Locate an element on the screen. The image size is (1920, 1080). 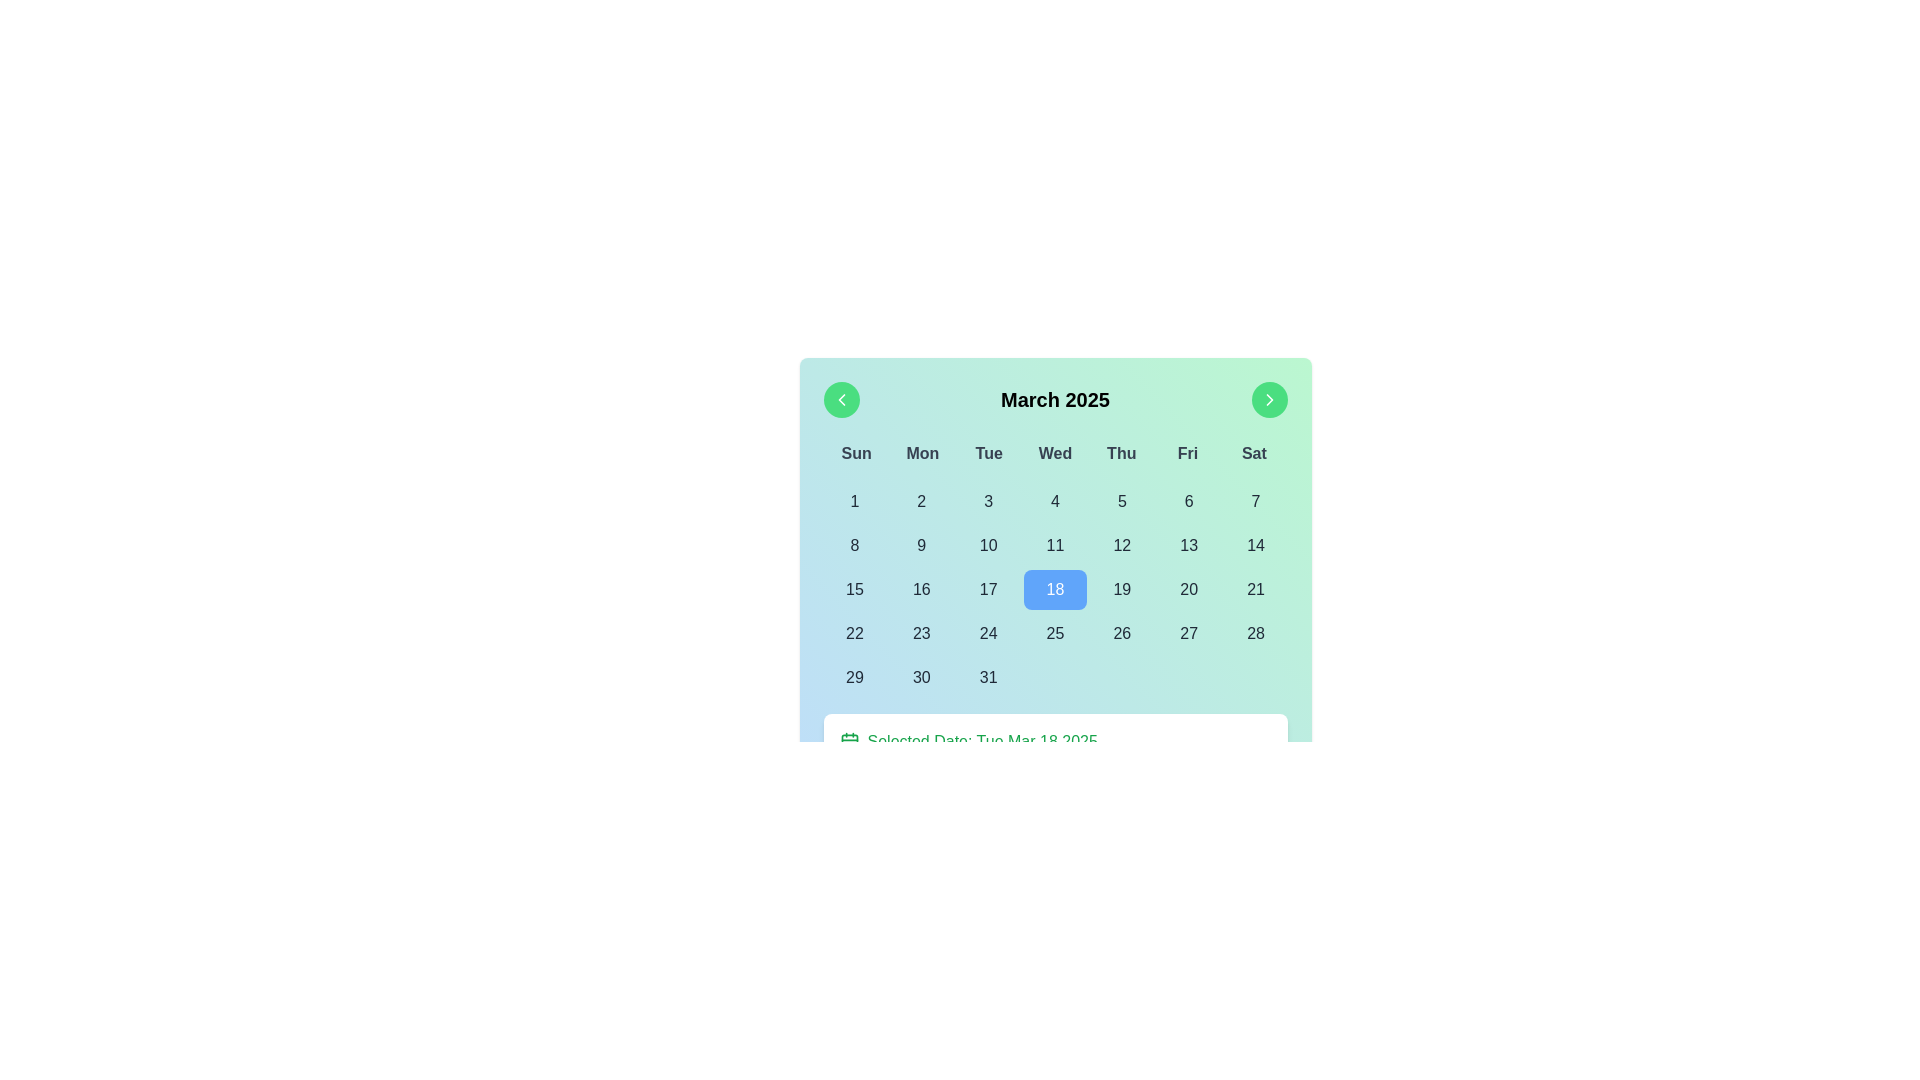
the right-pointing chevron icon inside the circular navigation button located in the top-right corner of the calendar view is located at coordinates (1268, 400).